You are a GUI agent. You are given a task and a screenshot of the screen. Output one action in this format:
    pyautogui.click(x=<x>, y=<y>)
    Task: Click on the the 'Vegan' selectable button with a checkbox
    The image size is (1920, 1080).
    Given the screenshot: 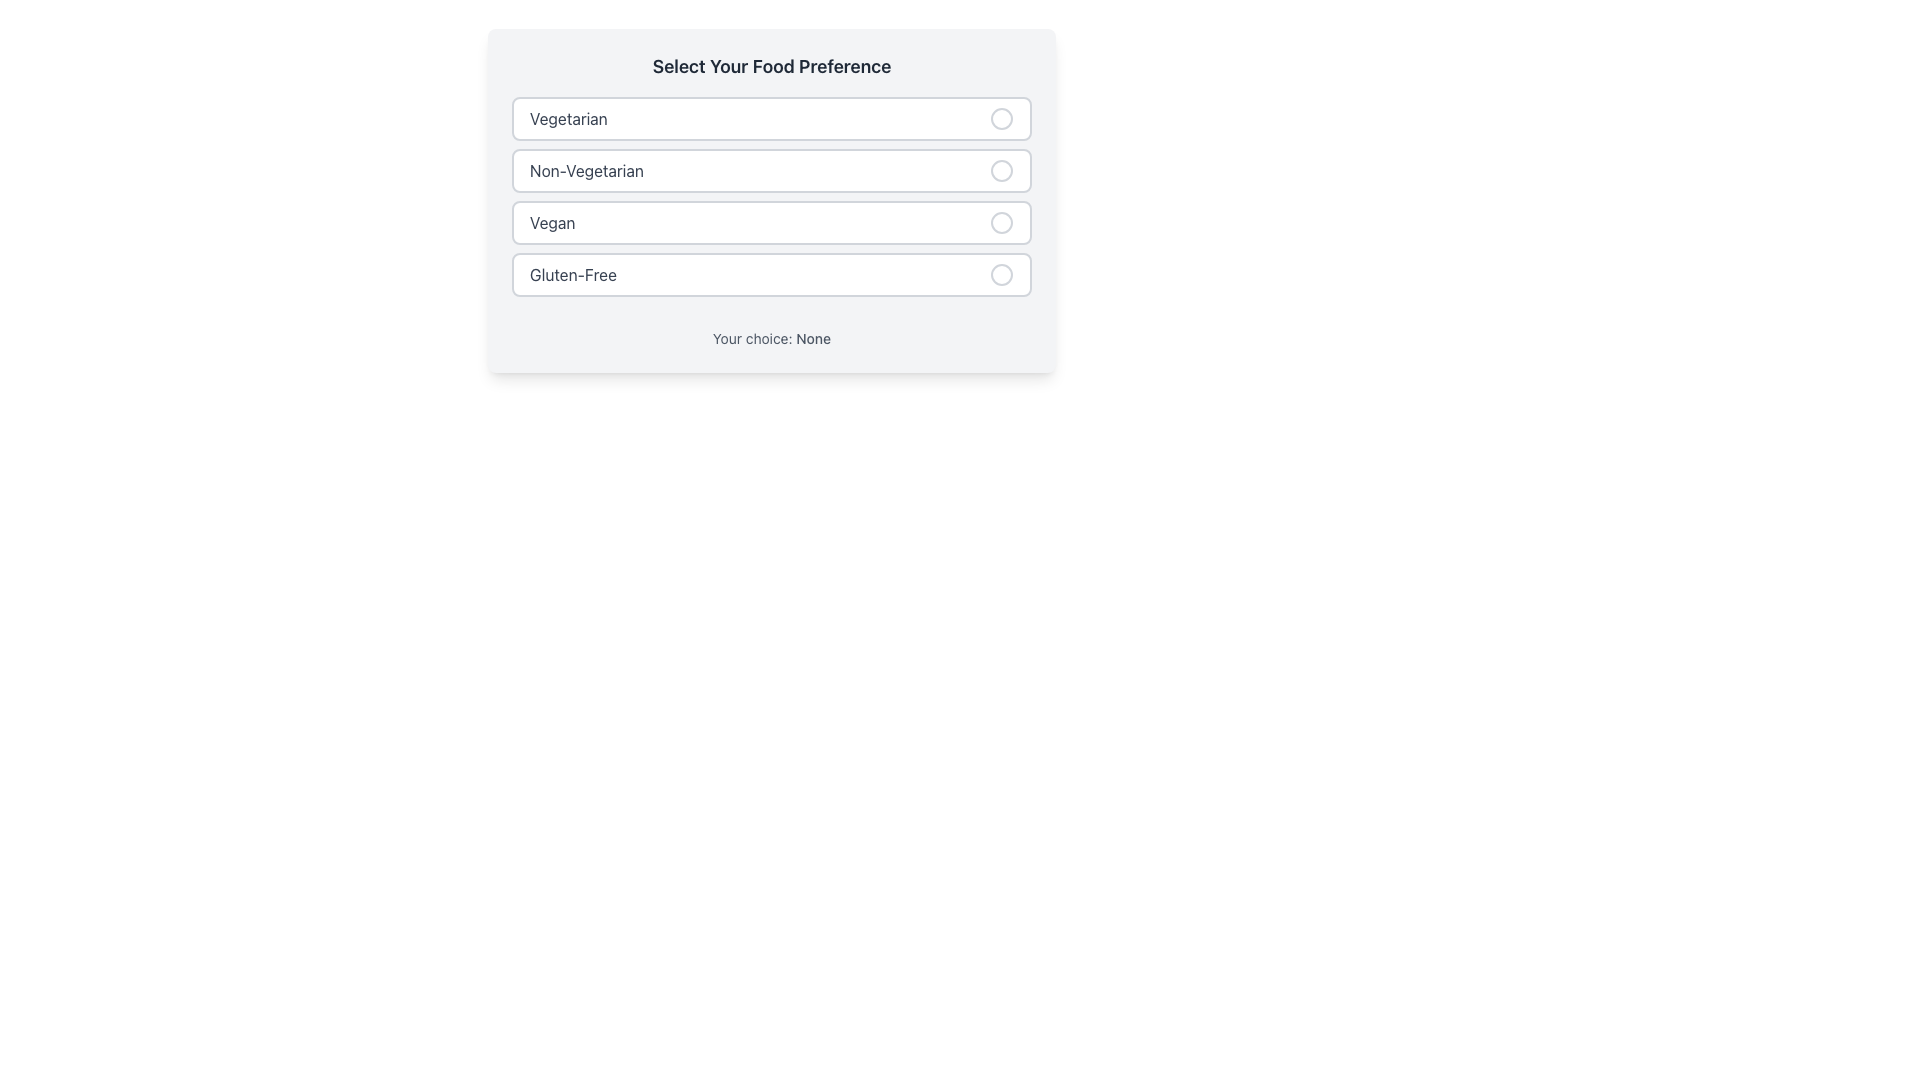 What is the action you would take?
    pyautogui.click(x=771, y=223)
    